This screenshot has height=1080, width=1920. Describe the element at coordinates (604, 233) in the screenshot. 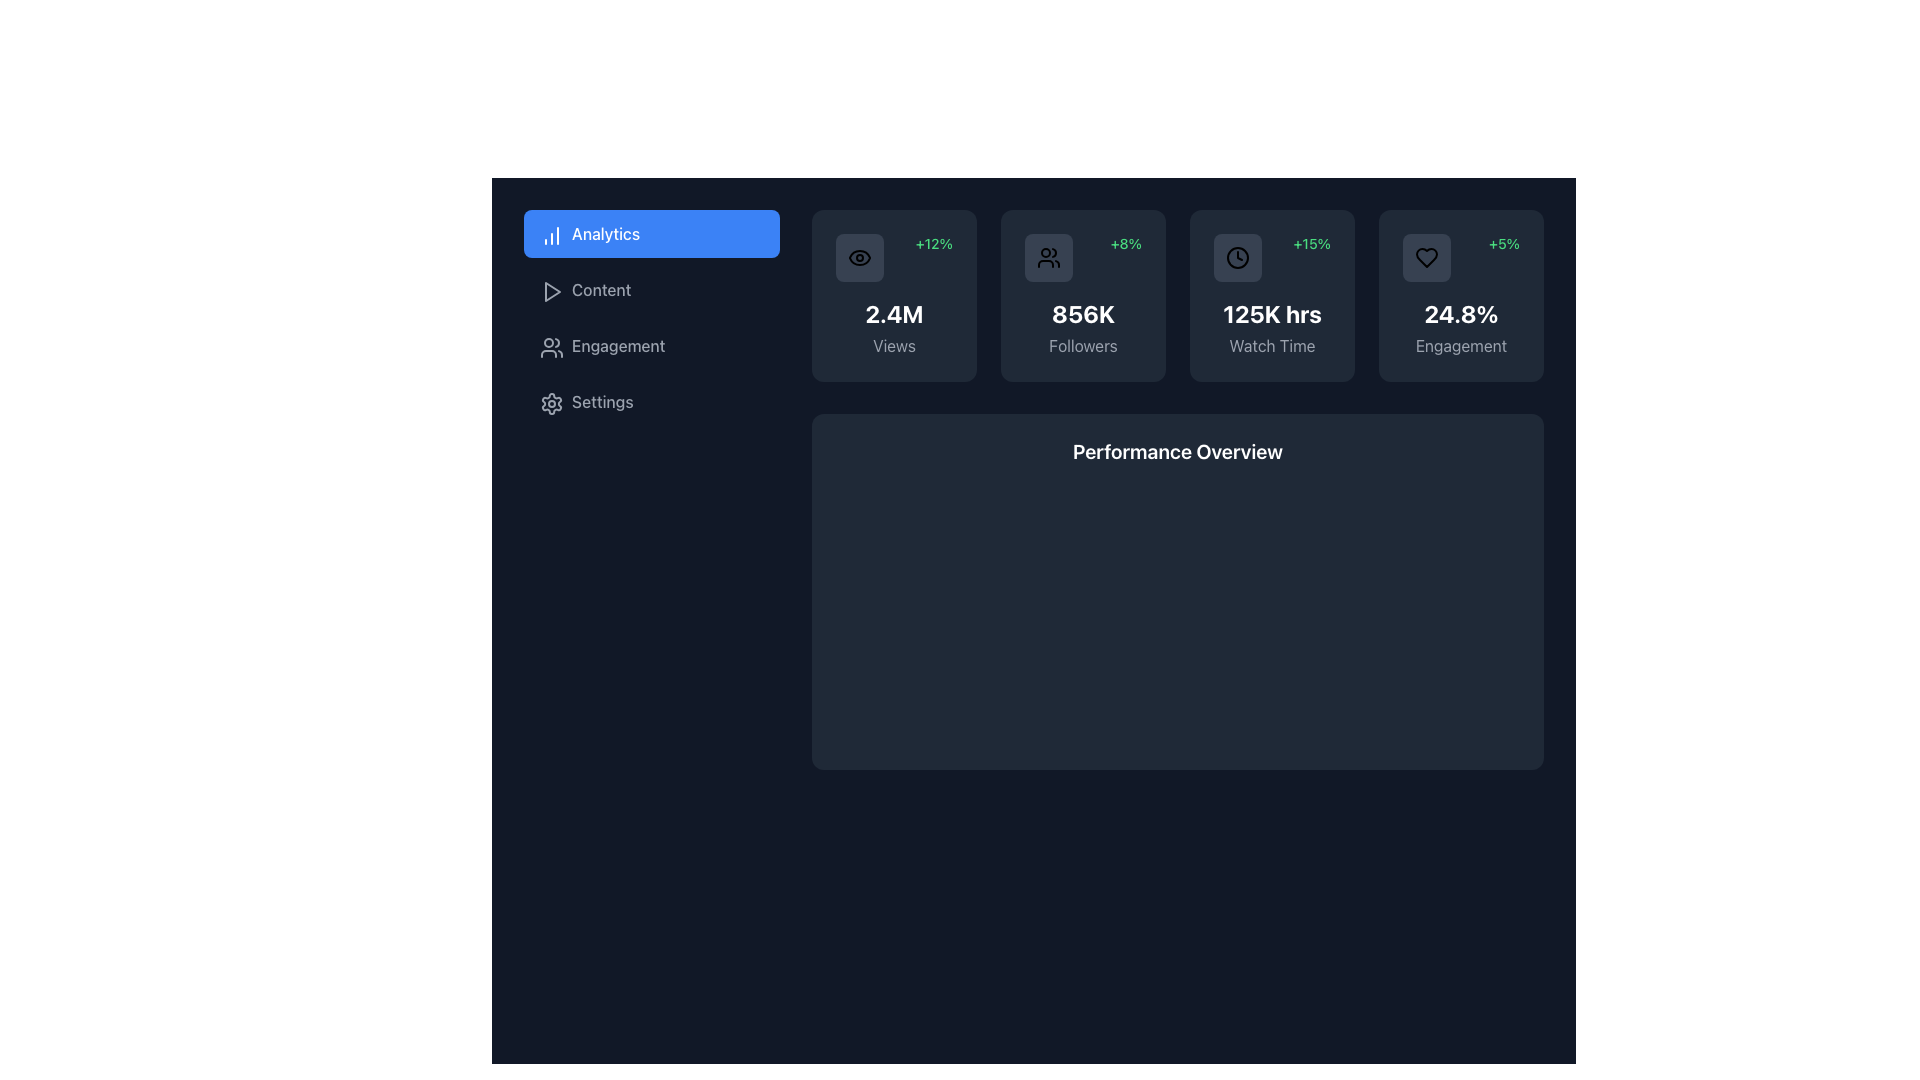

I see `the 'Analytics' text label element located within a blue button in the navigation menu` at that location.